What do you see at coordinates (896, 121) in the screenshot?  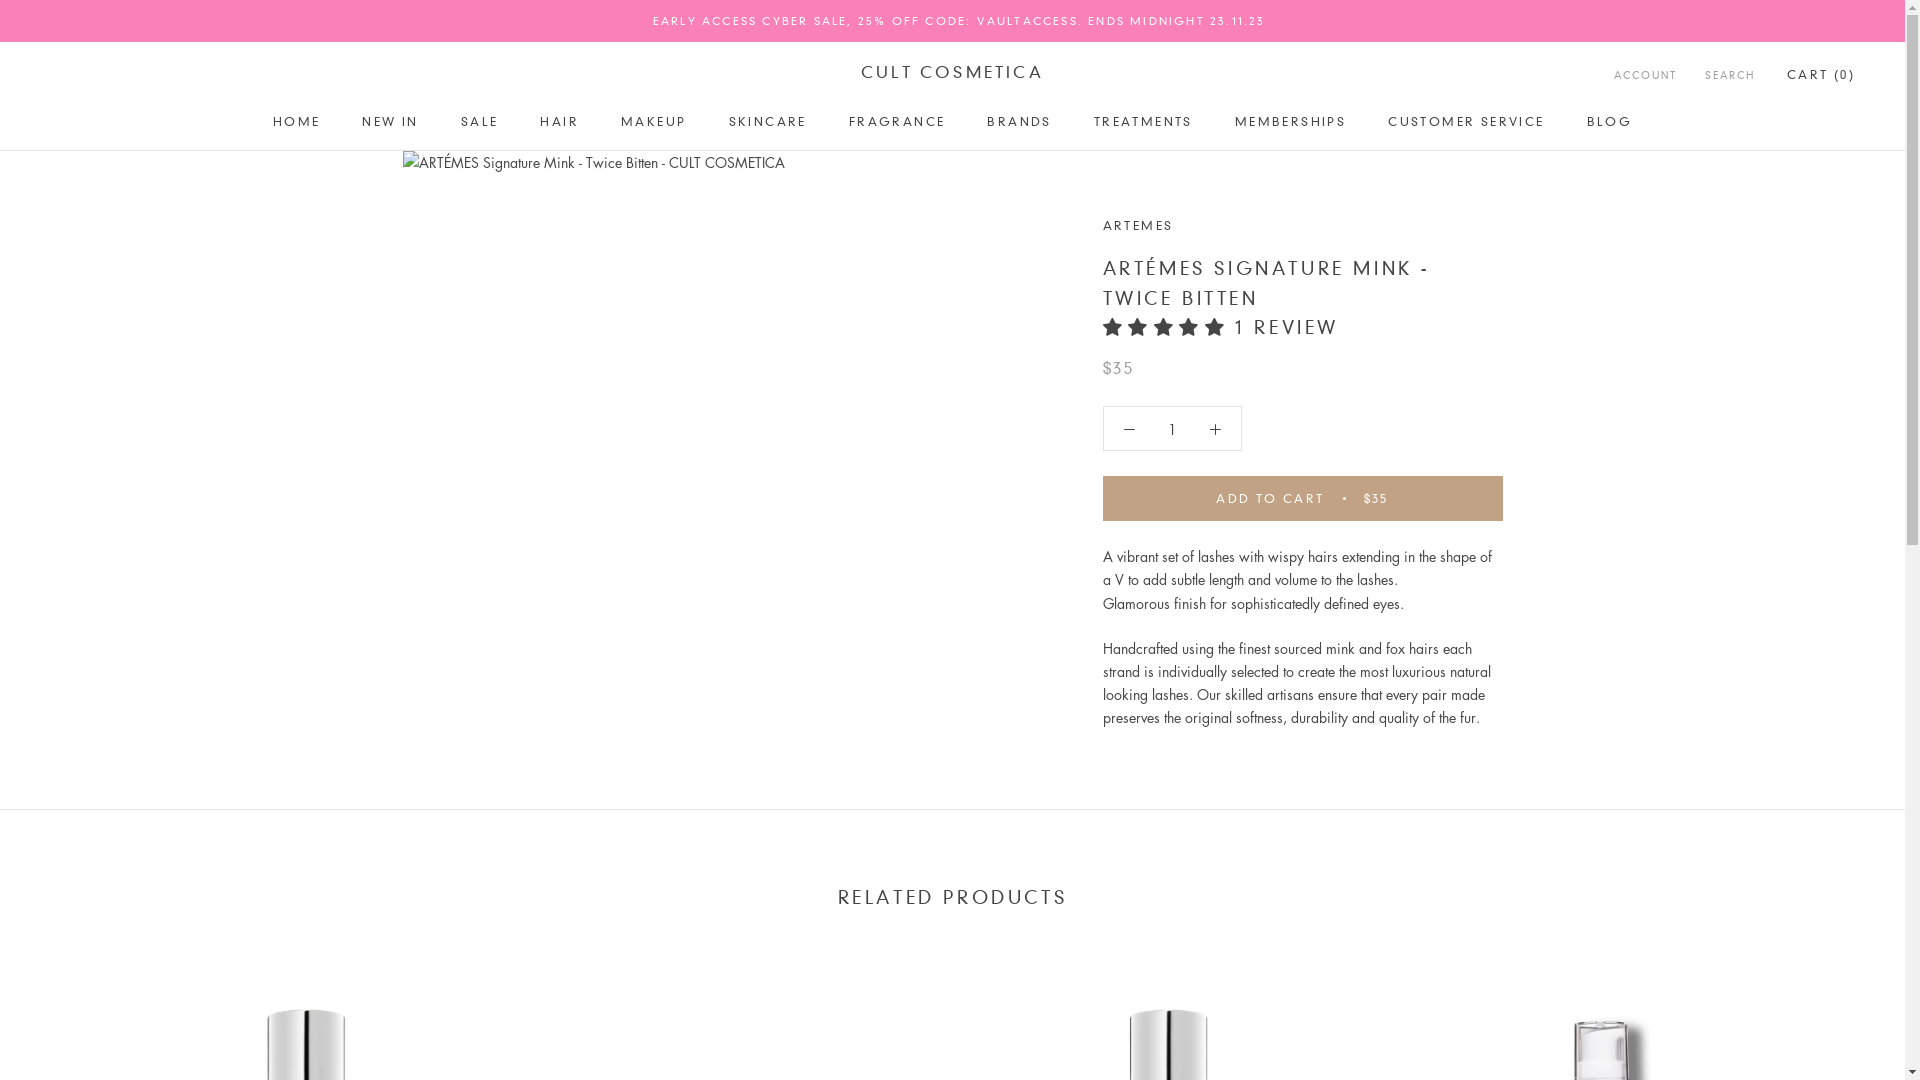 I see `'FRAGRANCE'` at bounding box center [896, 121].